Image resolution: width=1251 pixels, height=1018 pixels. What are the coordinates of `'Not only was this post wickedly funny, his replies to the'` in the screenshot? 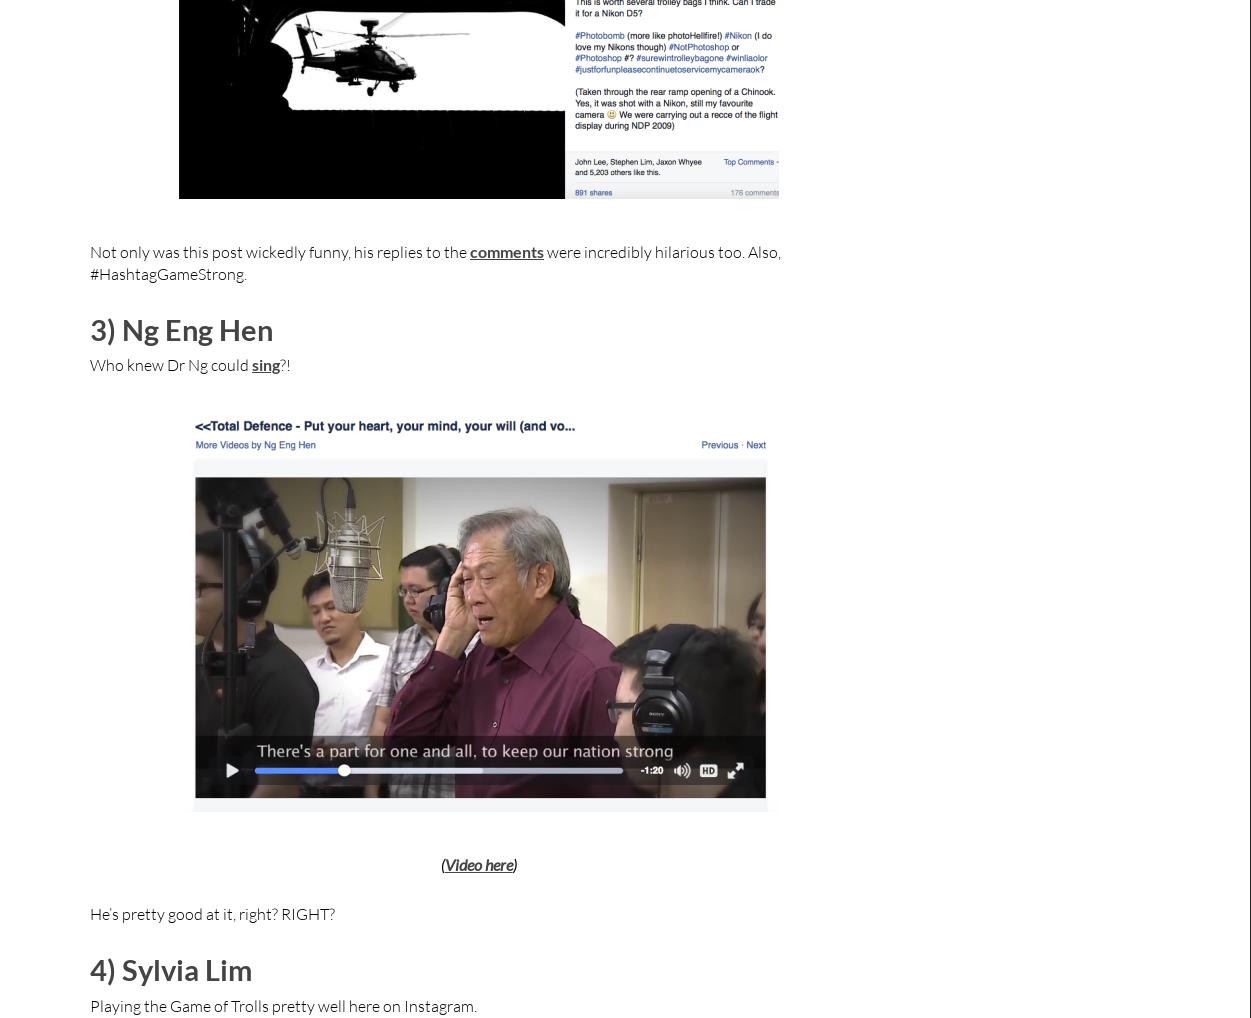 It's located at (88, 250).